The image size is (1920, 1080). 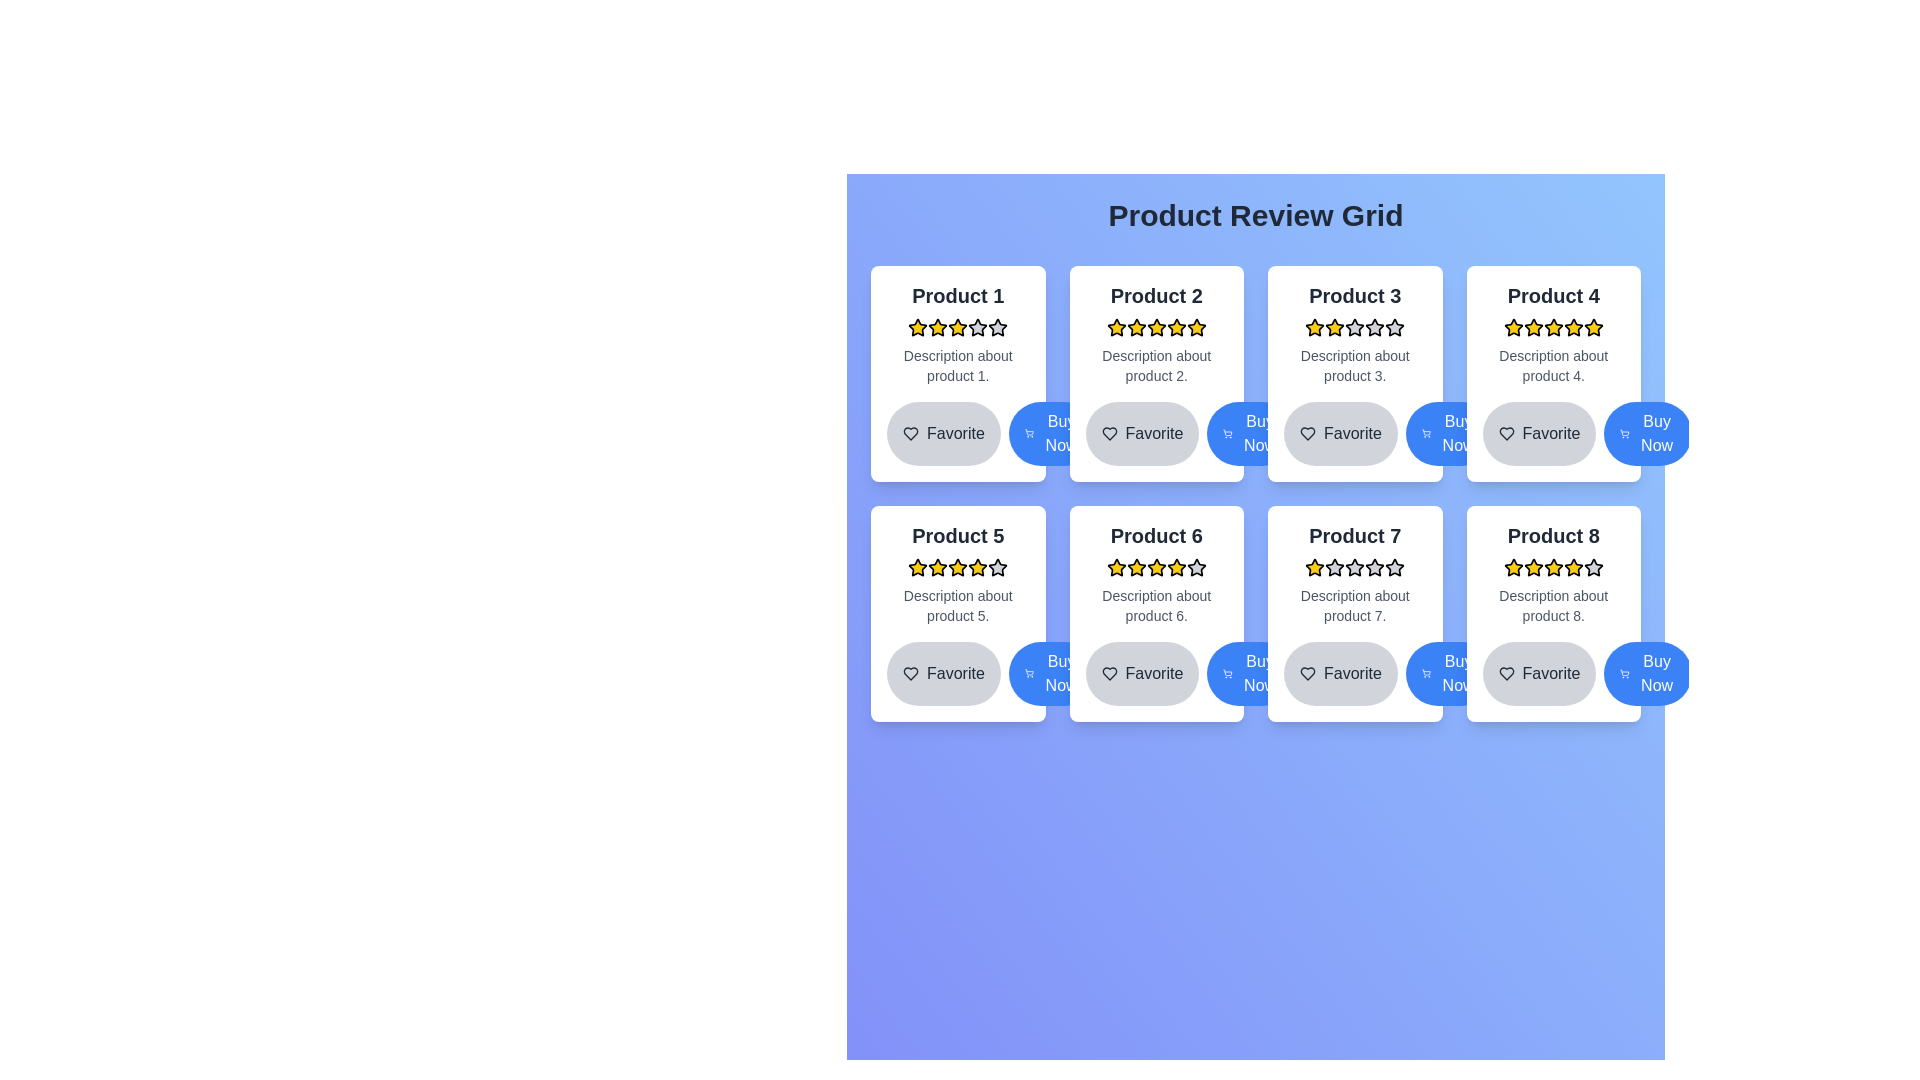 I want to click on the fifth rating star icon for 'Product 8', which is located beneath the product name and above the 'Favorite' and 'Buy Now' buttons, so click(x=1592, y=567).